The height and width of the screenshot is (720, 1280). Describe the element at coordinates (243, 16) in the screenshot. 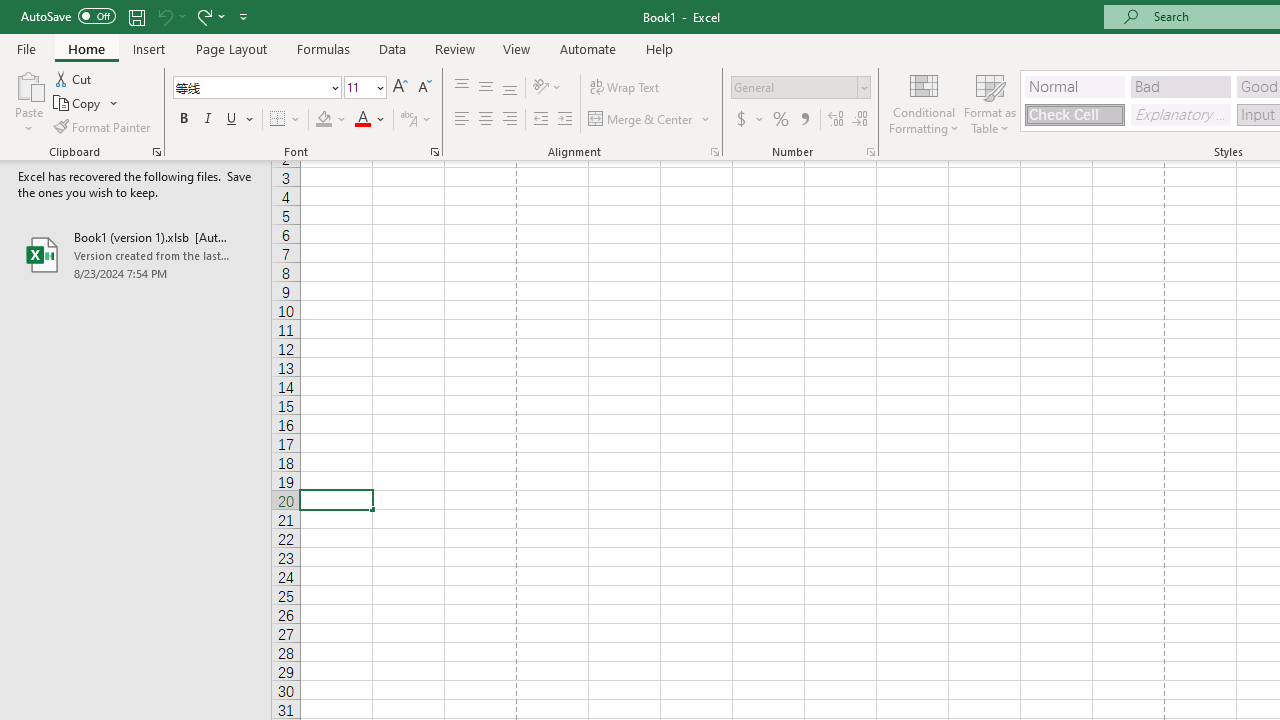

I see `'Customize Quick Access Toolbar'` at that location.